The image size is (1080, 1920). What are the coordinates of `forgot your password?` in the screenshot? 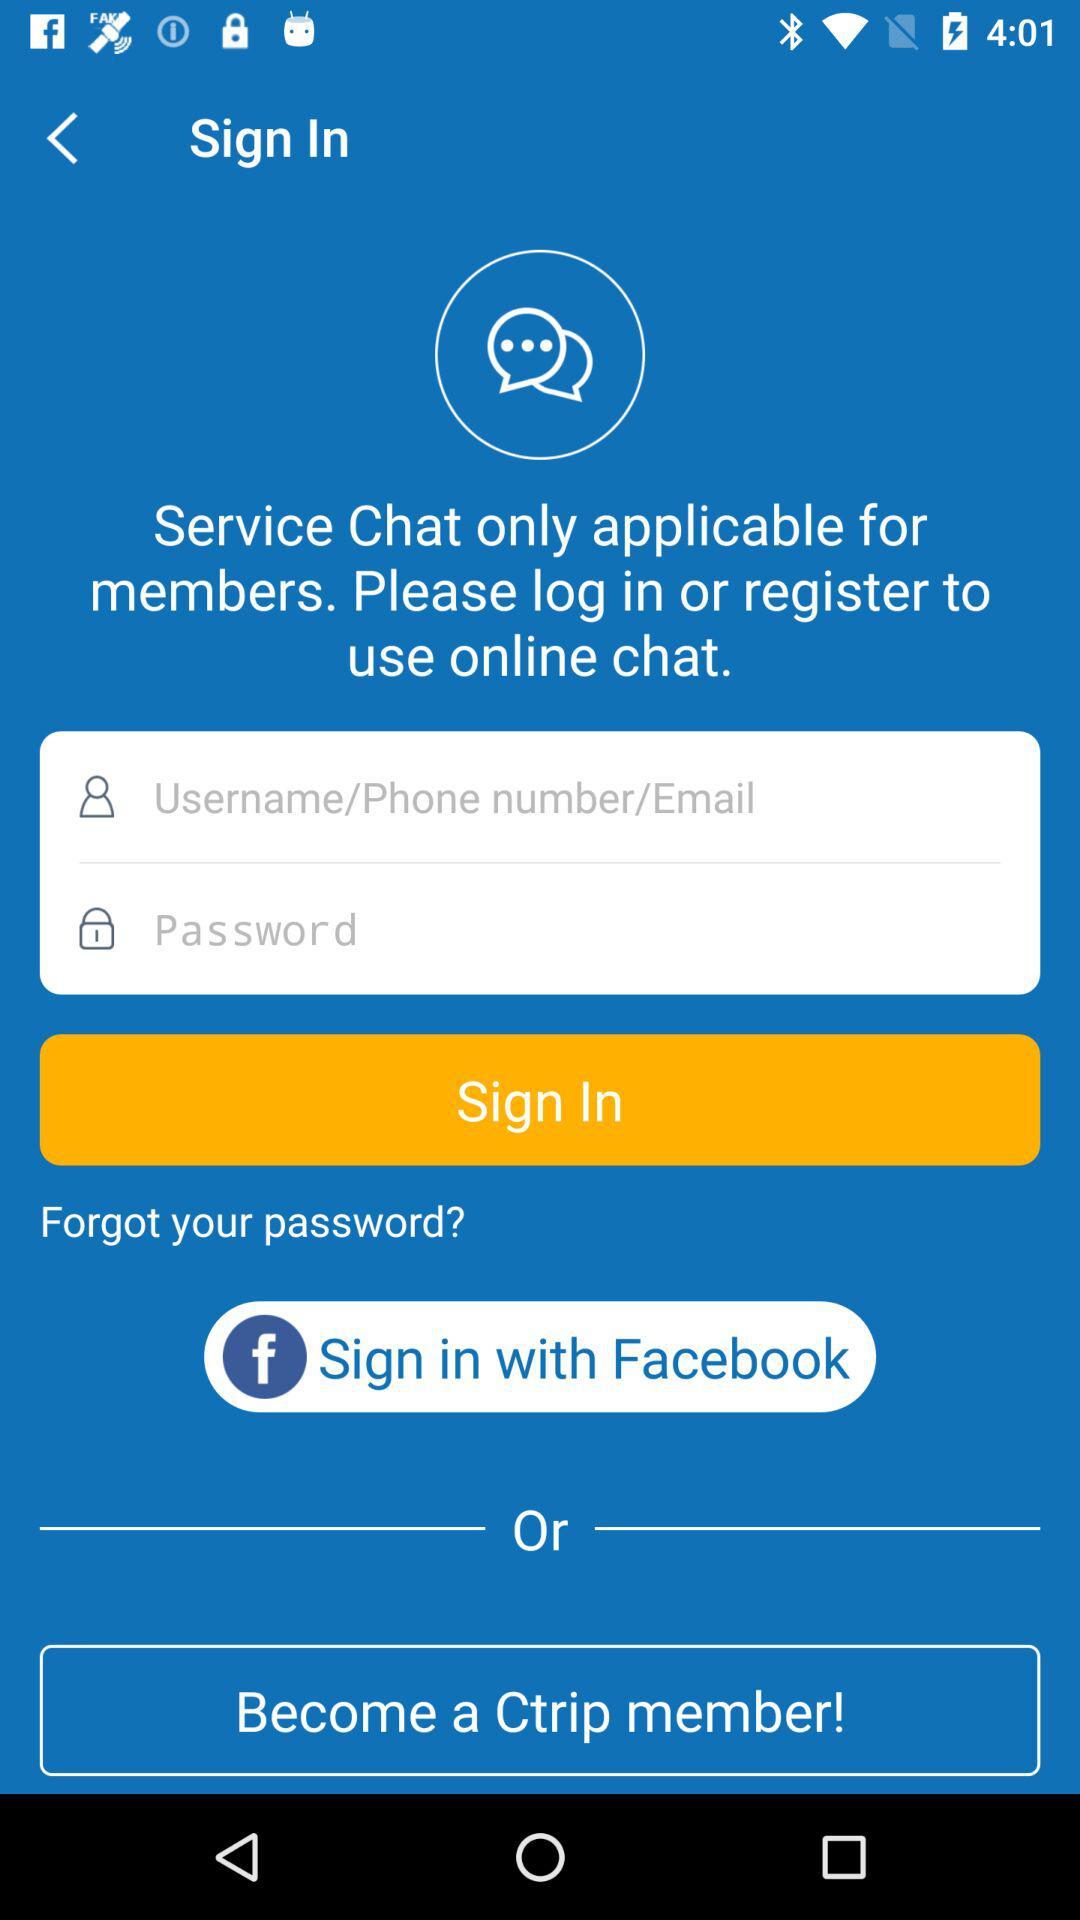 It's located at (251, 1219).